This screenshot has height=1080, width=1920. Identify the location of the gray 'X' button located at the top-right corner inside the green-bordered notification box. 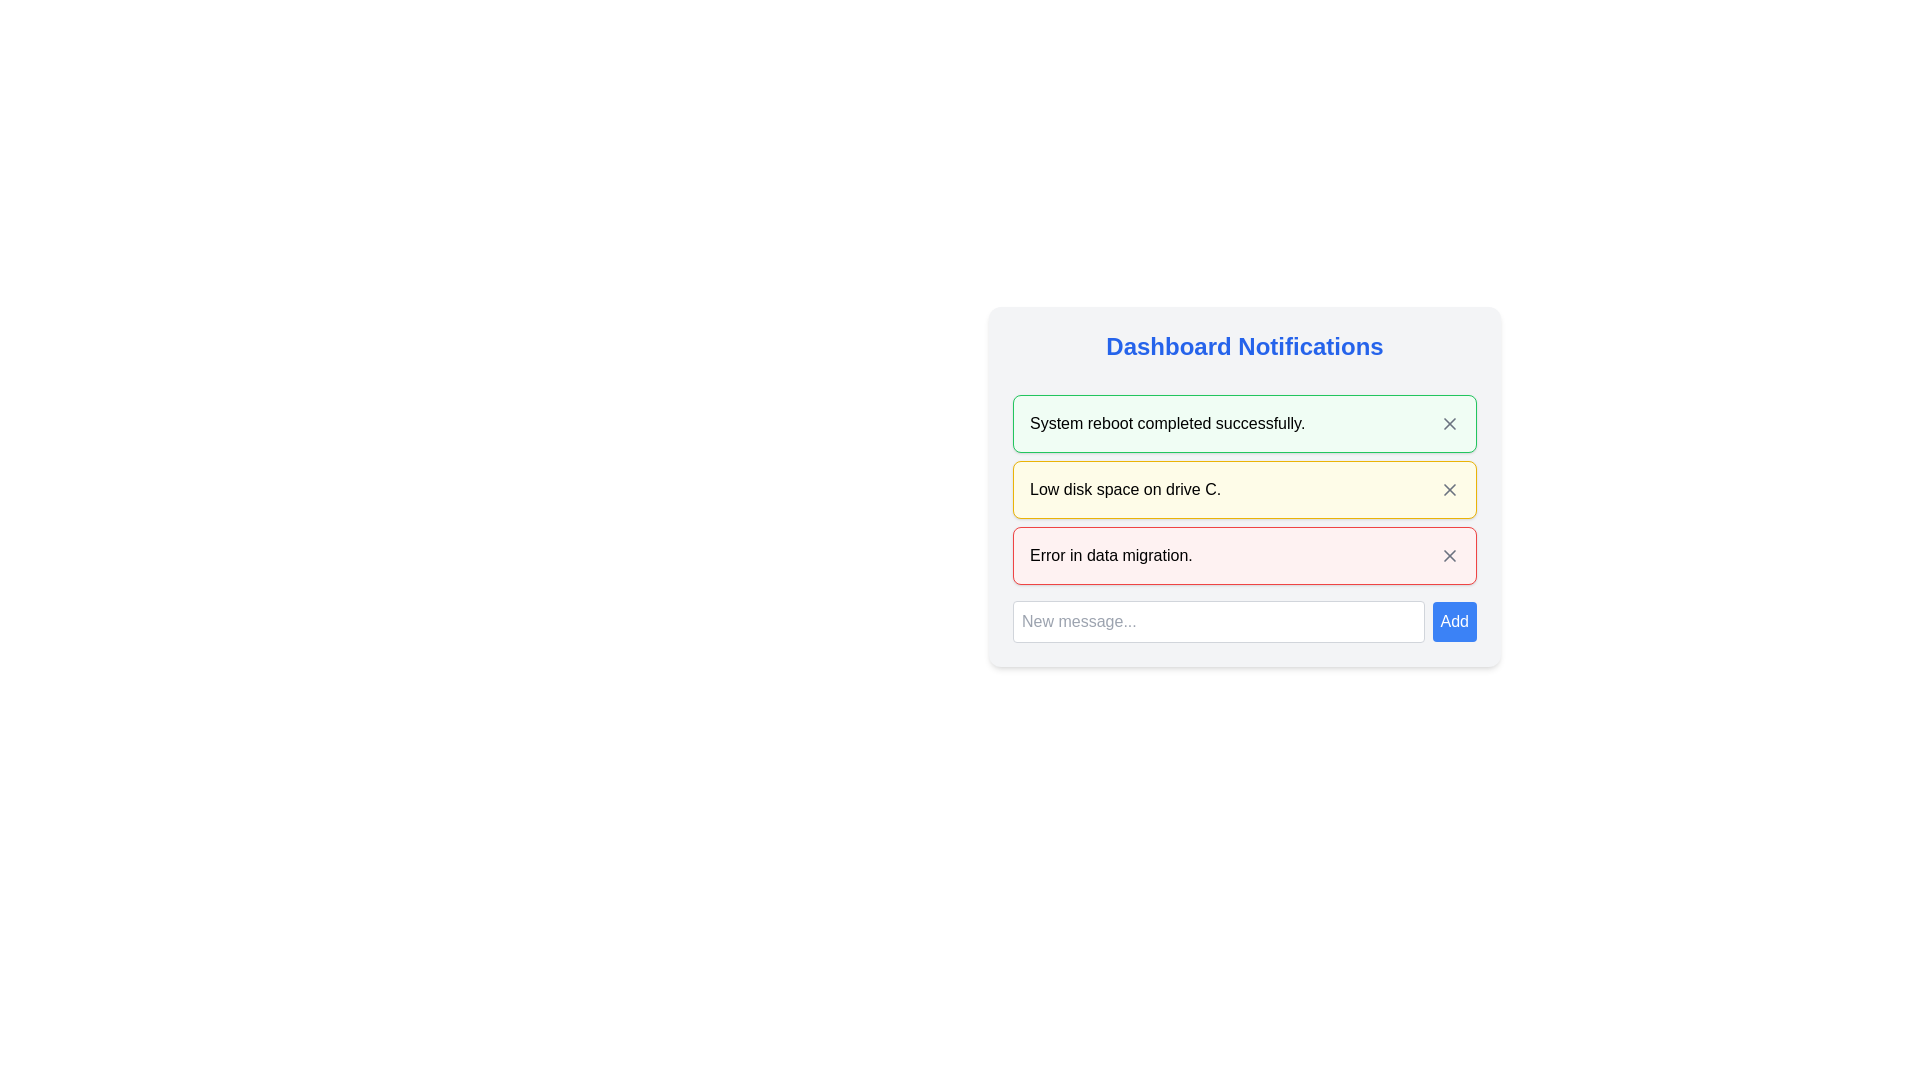
(1449, 423).